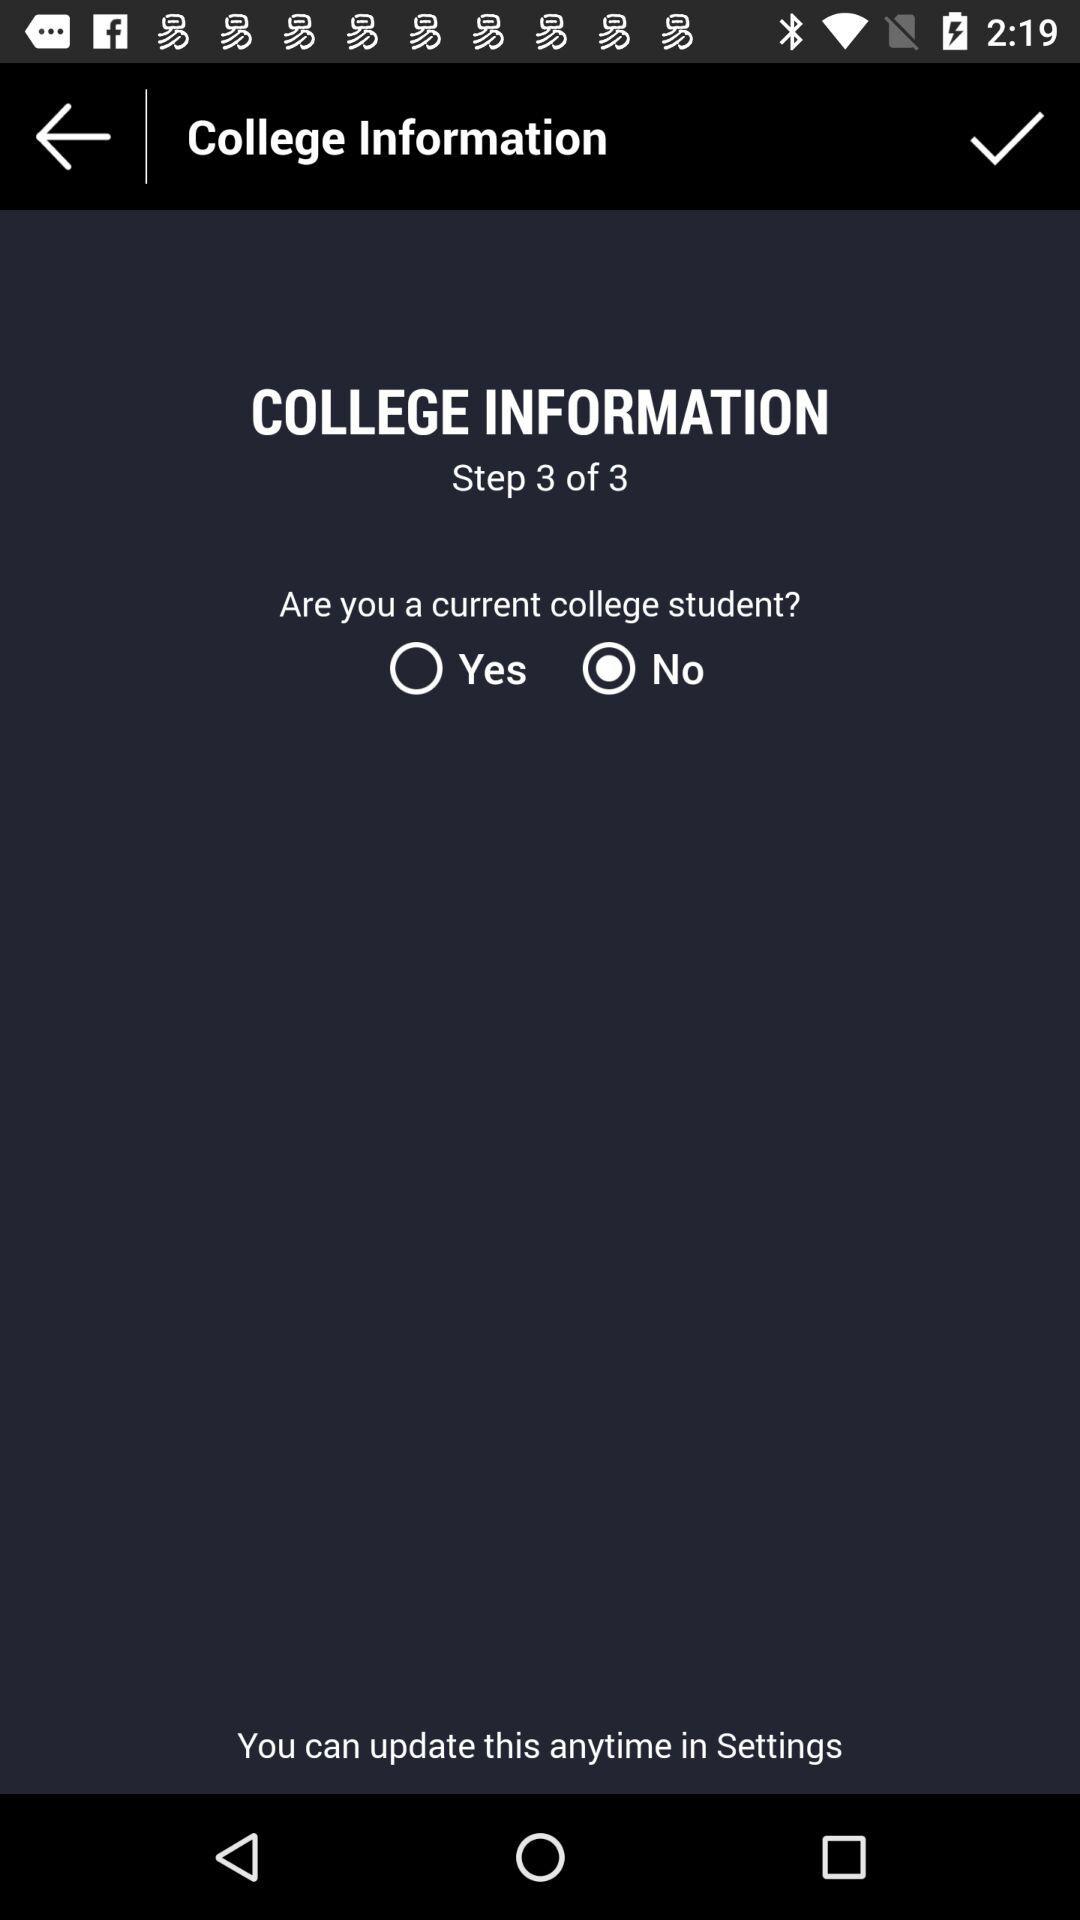 The image size is (1080, 1920). I want to click on the icon below are you a item, so click(470, 668).